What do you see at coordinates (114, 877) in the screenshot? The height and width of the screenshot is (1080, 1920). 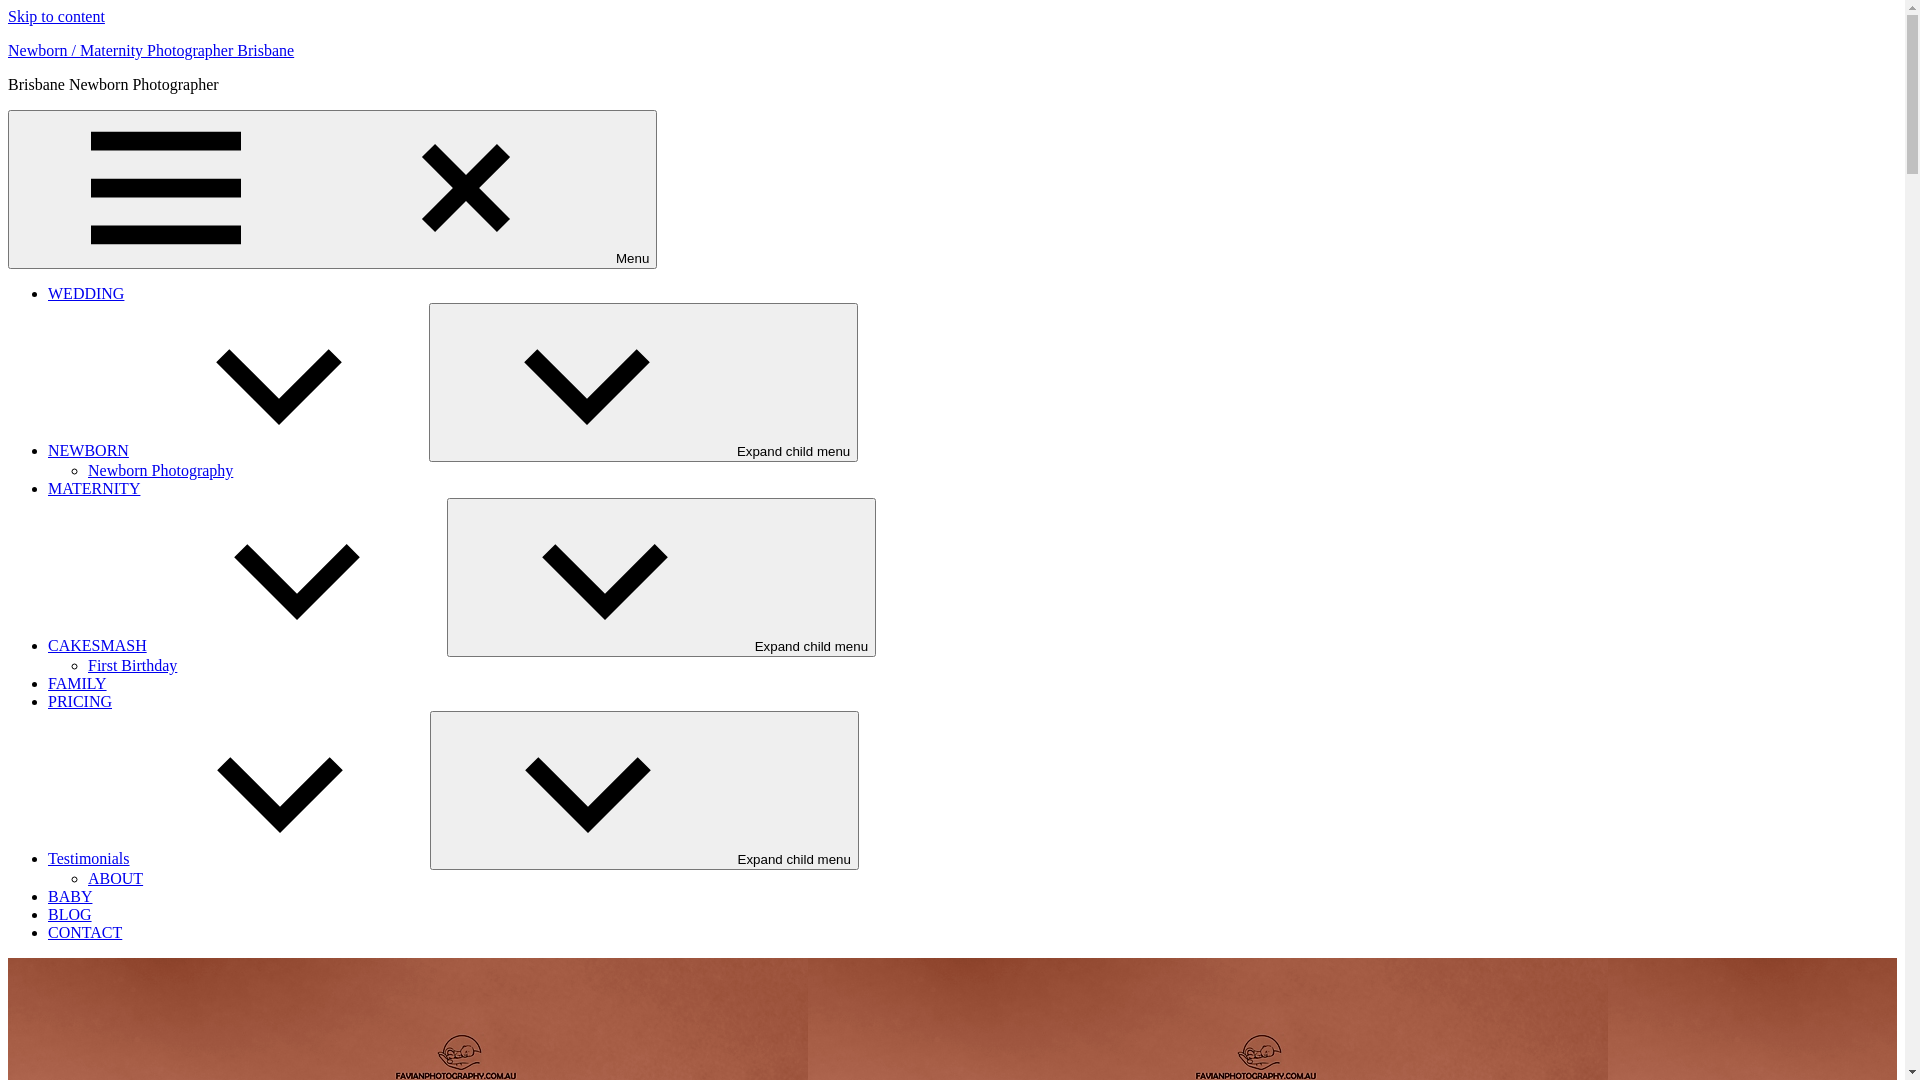 I see `'ABOUT'` at bounding box center [114, 877].